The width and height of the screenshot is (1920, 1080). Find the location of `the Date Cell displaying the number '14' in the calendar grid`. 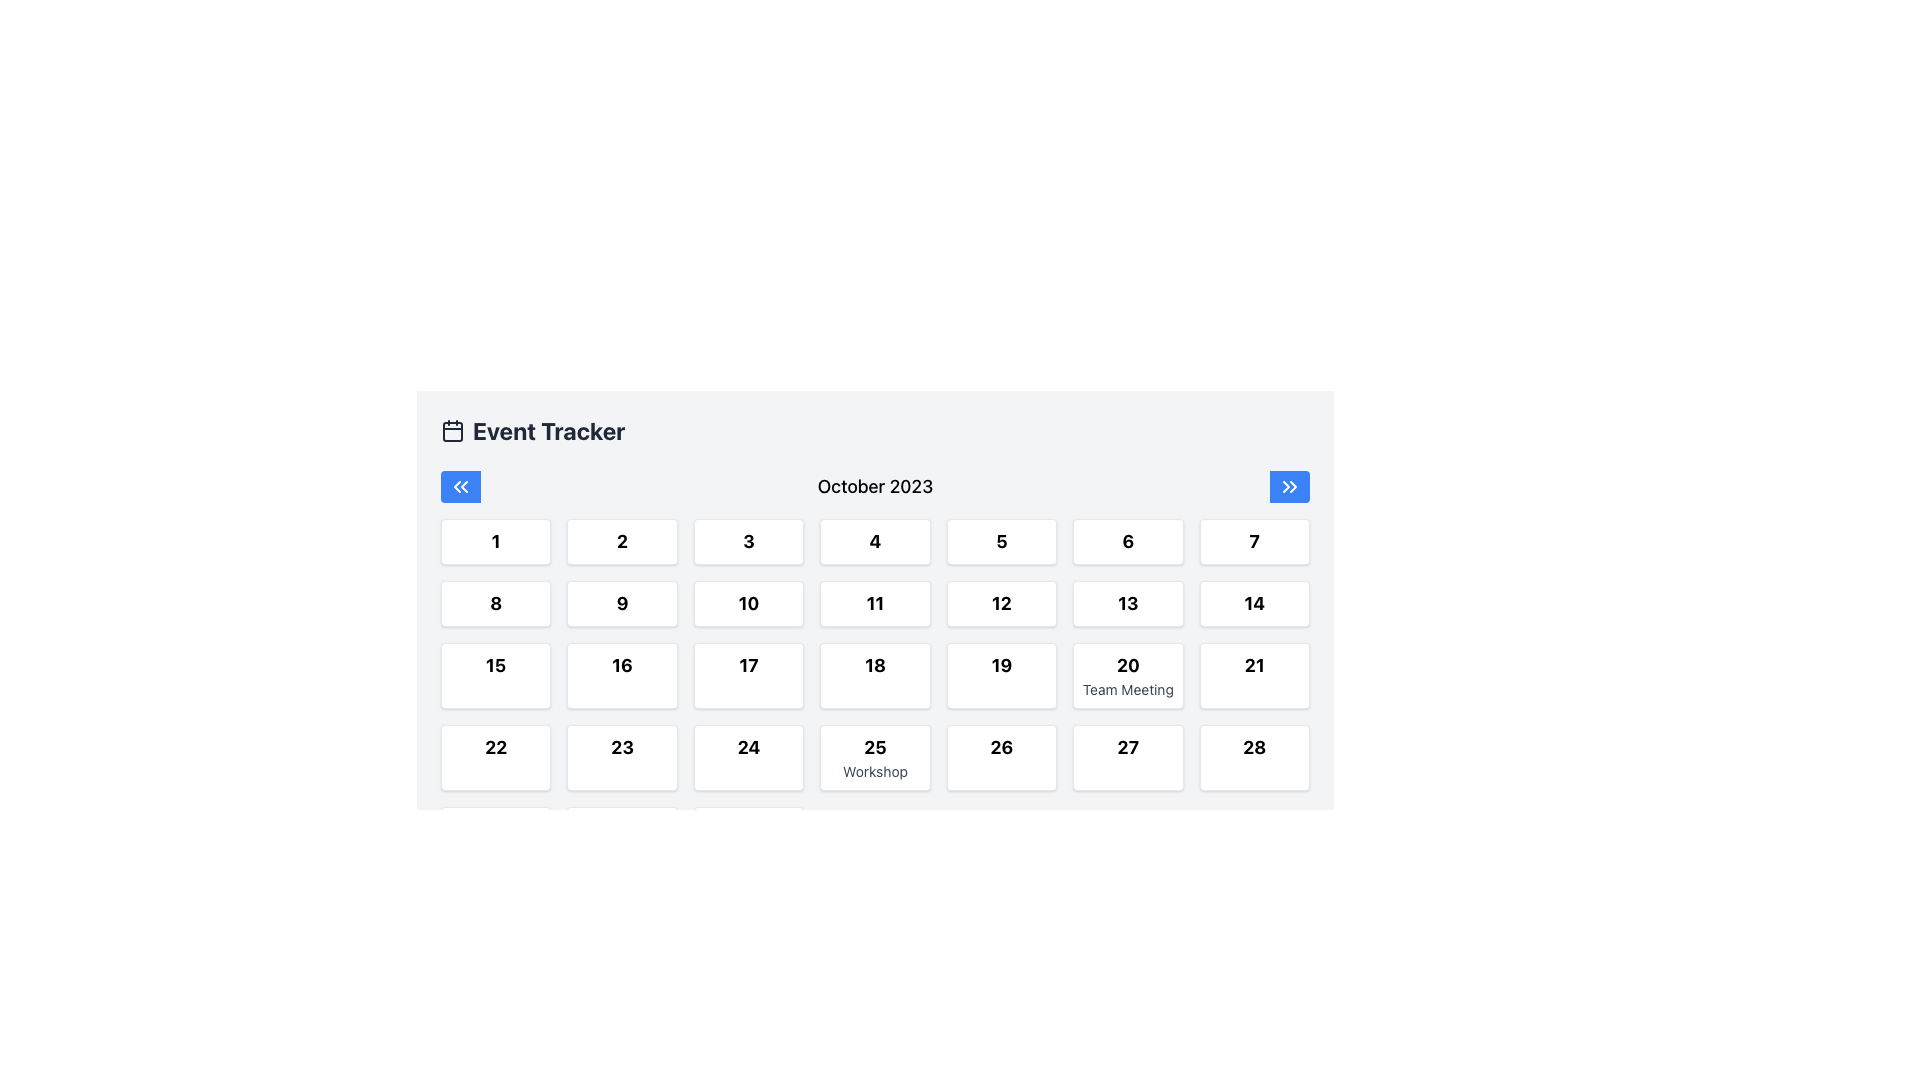

the Date Cell displaying the number '14' in the calendar grid is located at coordinates (1253, 603).